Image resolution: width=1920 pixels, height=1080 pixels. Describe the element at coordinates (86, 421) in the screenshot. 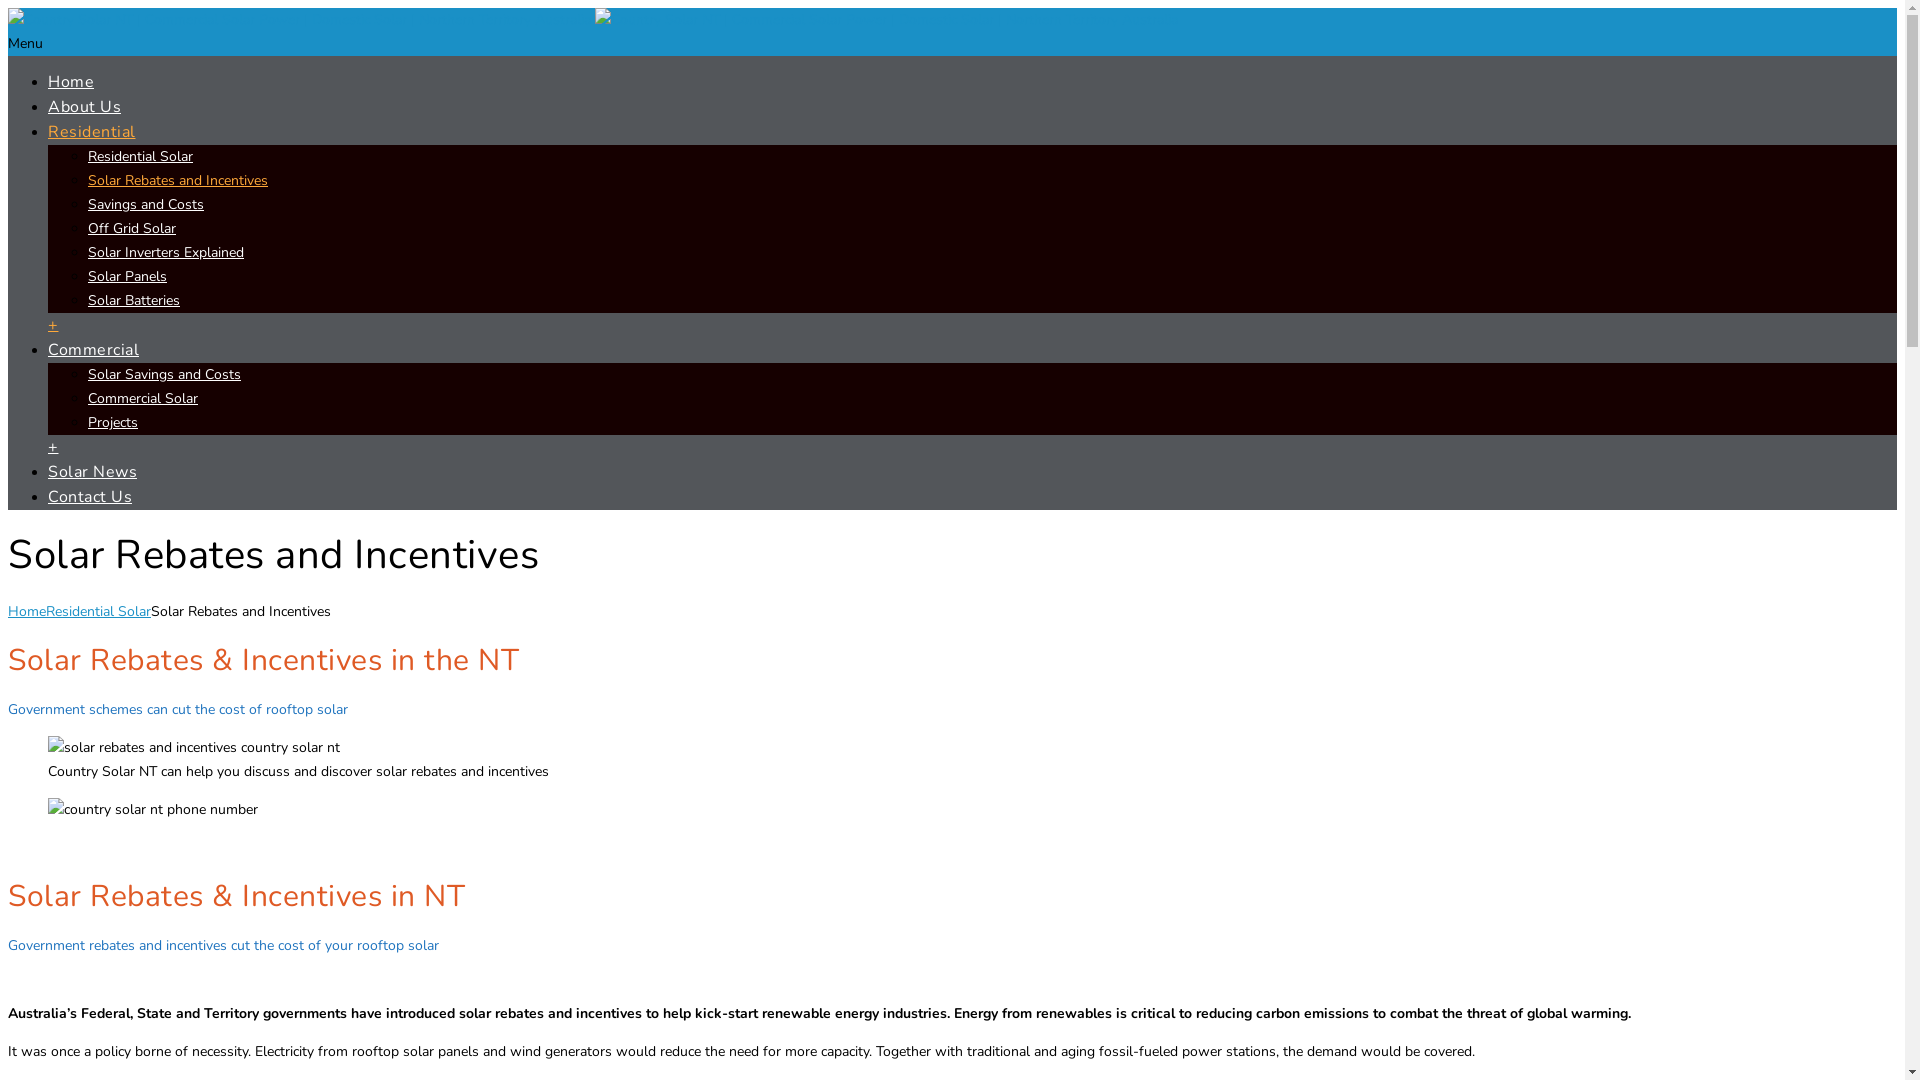

I see `'Projects'` at that location.